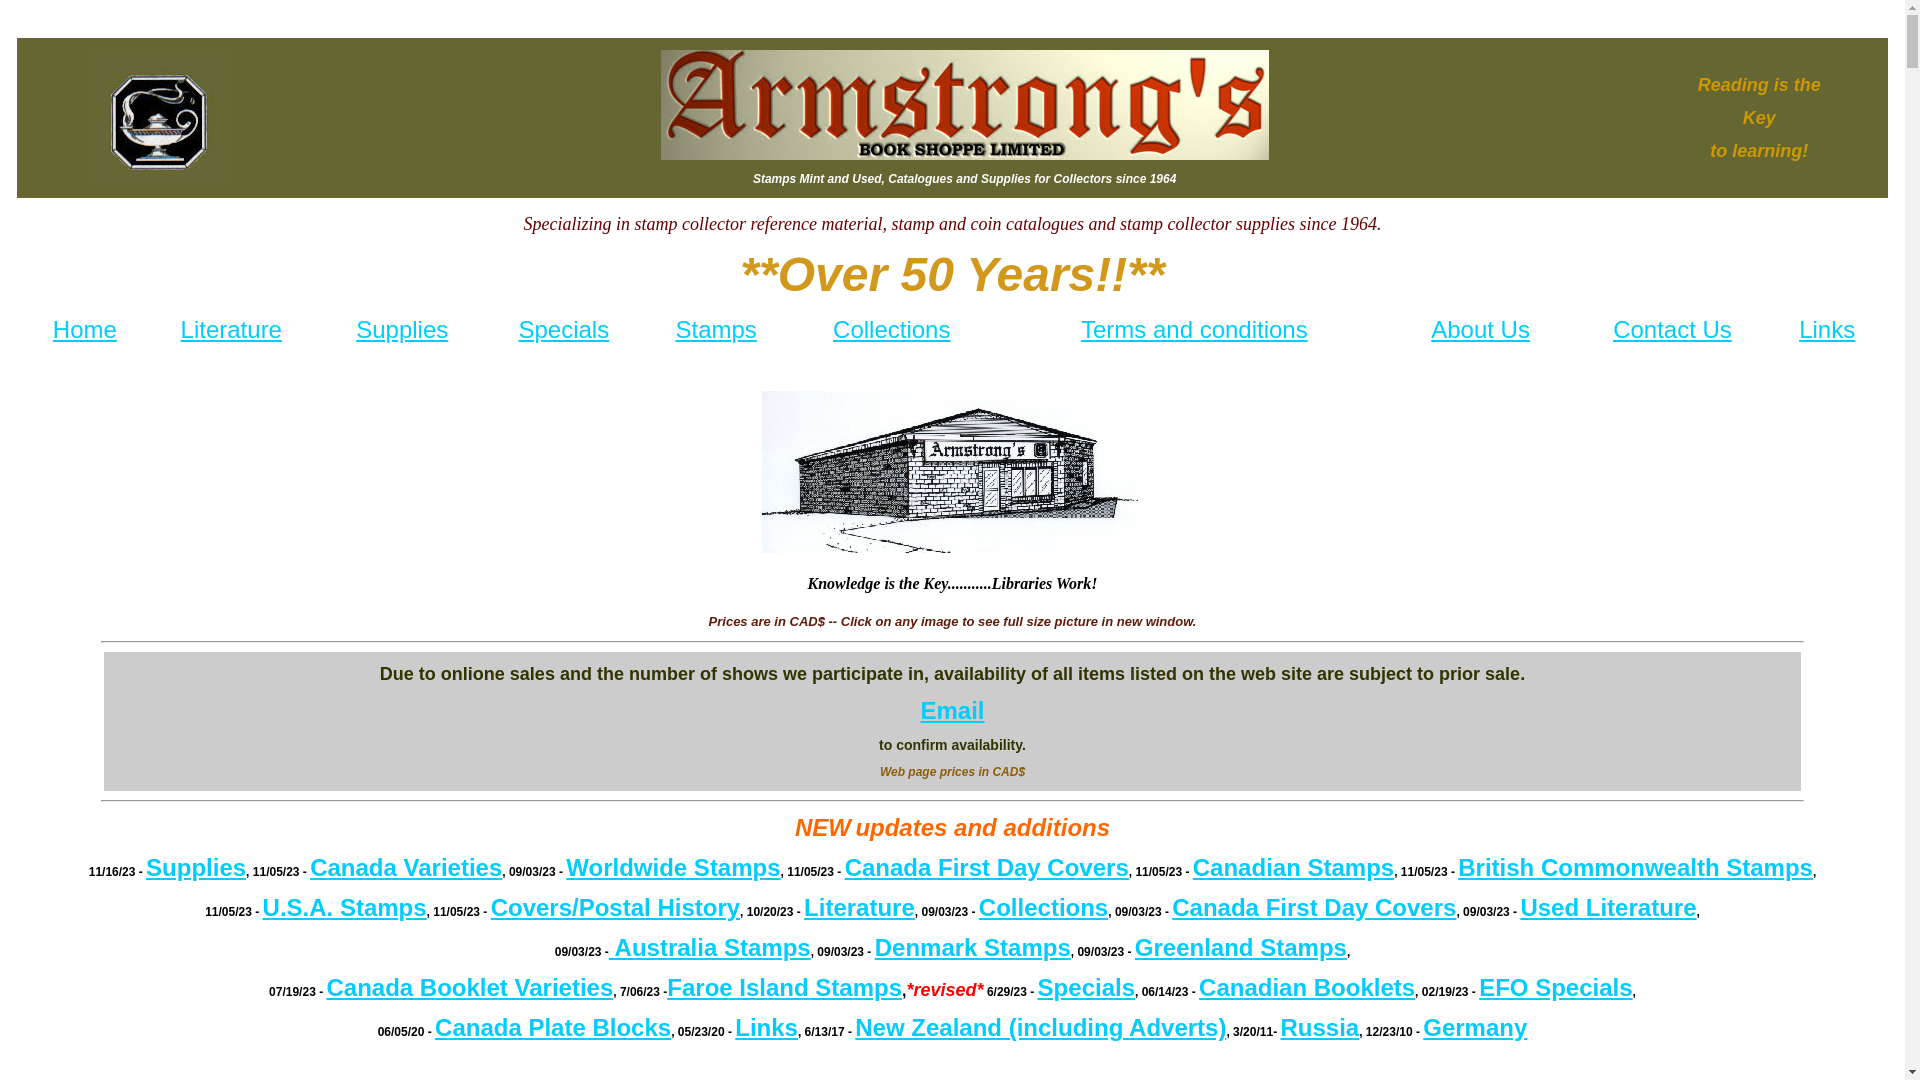 This screenshot has height=1080, width=1920. I want to click on 'New Zealand (including Adverts)', so click(1040, 1027).